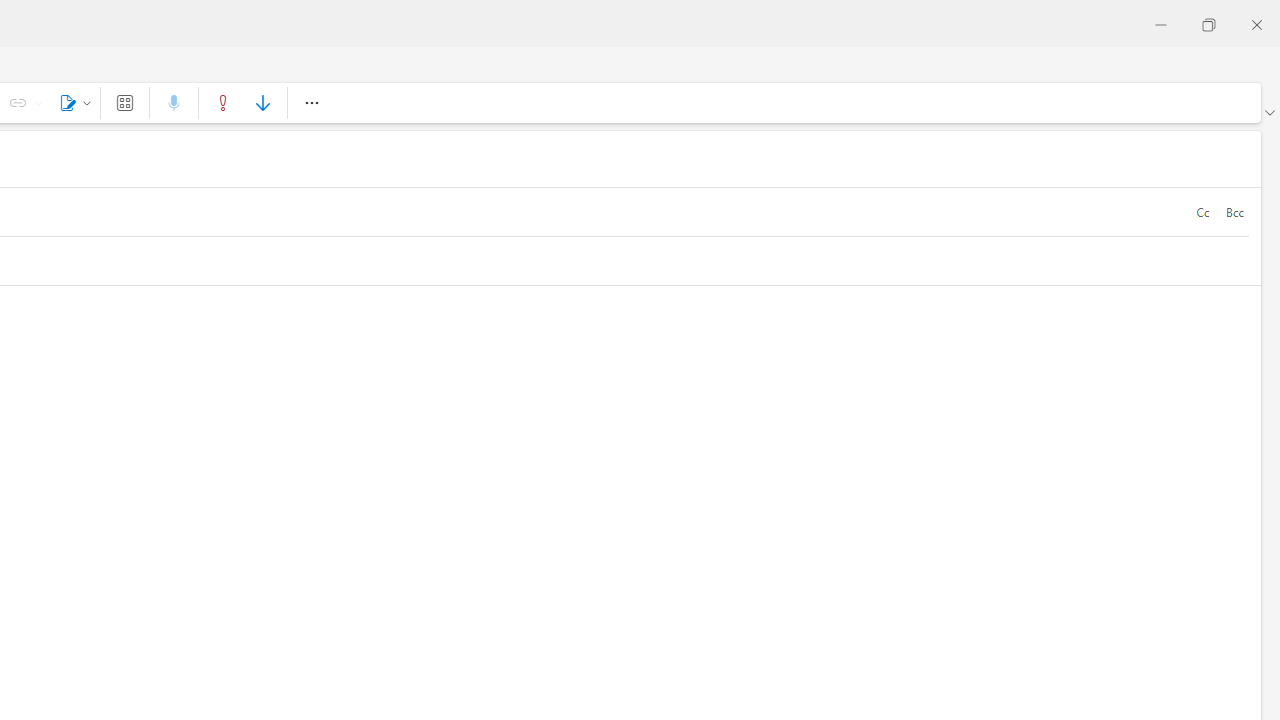 This screenshot has width=1280, height=720. I want to click on 'Low importance', so click(262, 102).